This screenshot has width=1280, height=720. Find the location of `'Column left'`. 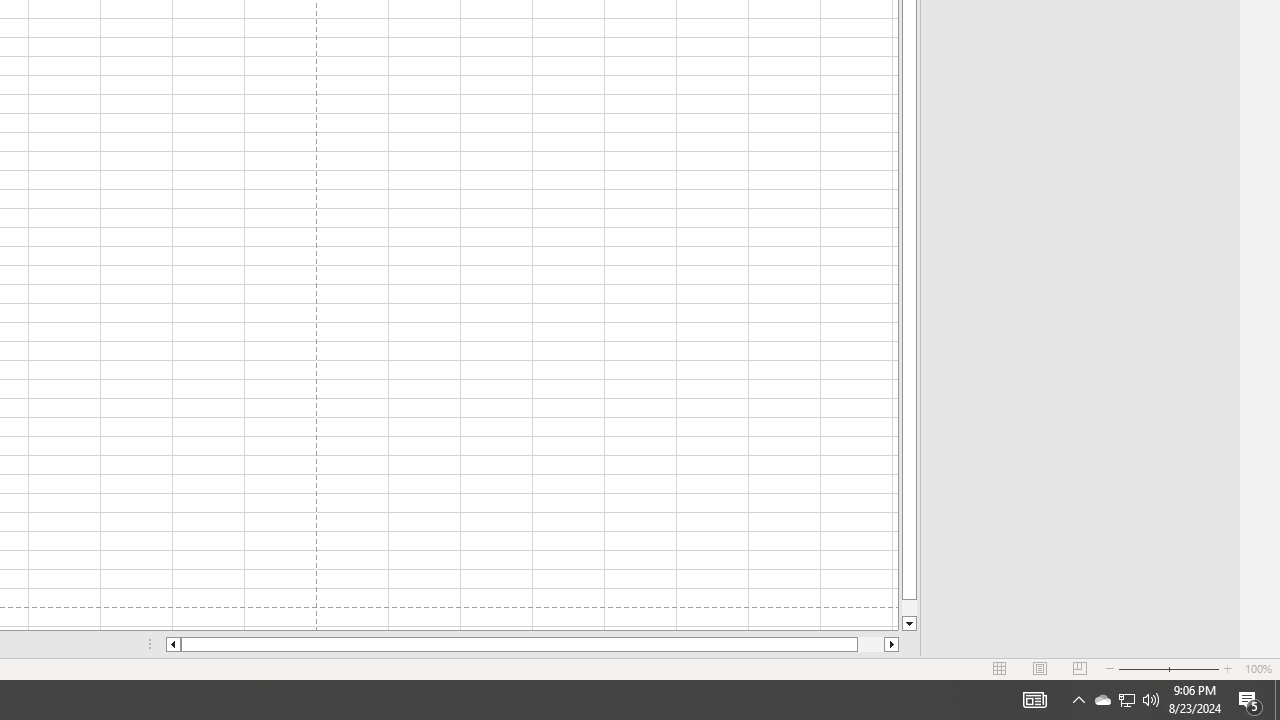

'Column left' is located at coordinates (172, 644).